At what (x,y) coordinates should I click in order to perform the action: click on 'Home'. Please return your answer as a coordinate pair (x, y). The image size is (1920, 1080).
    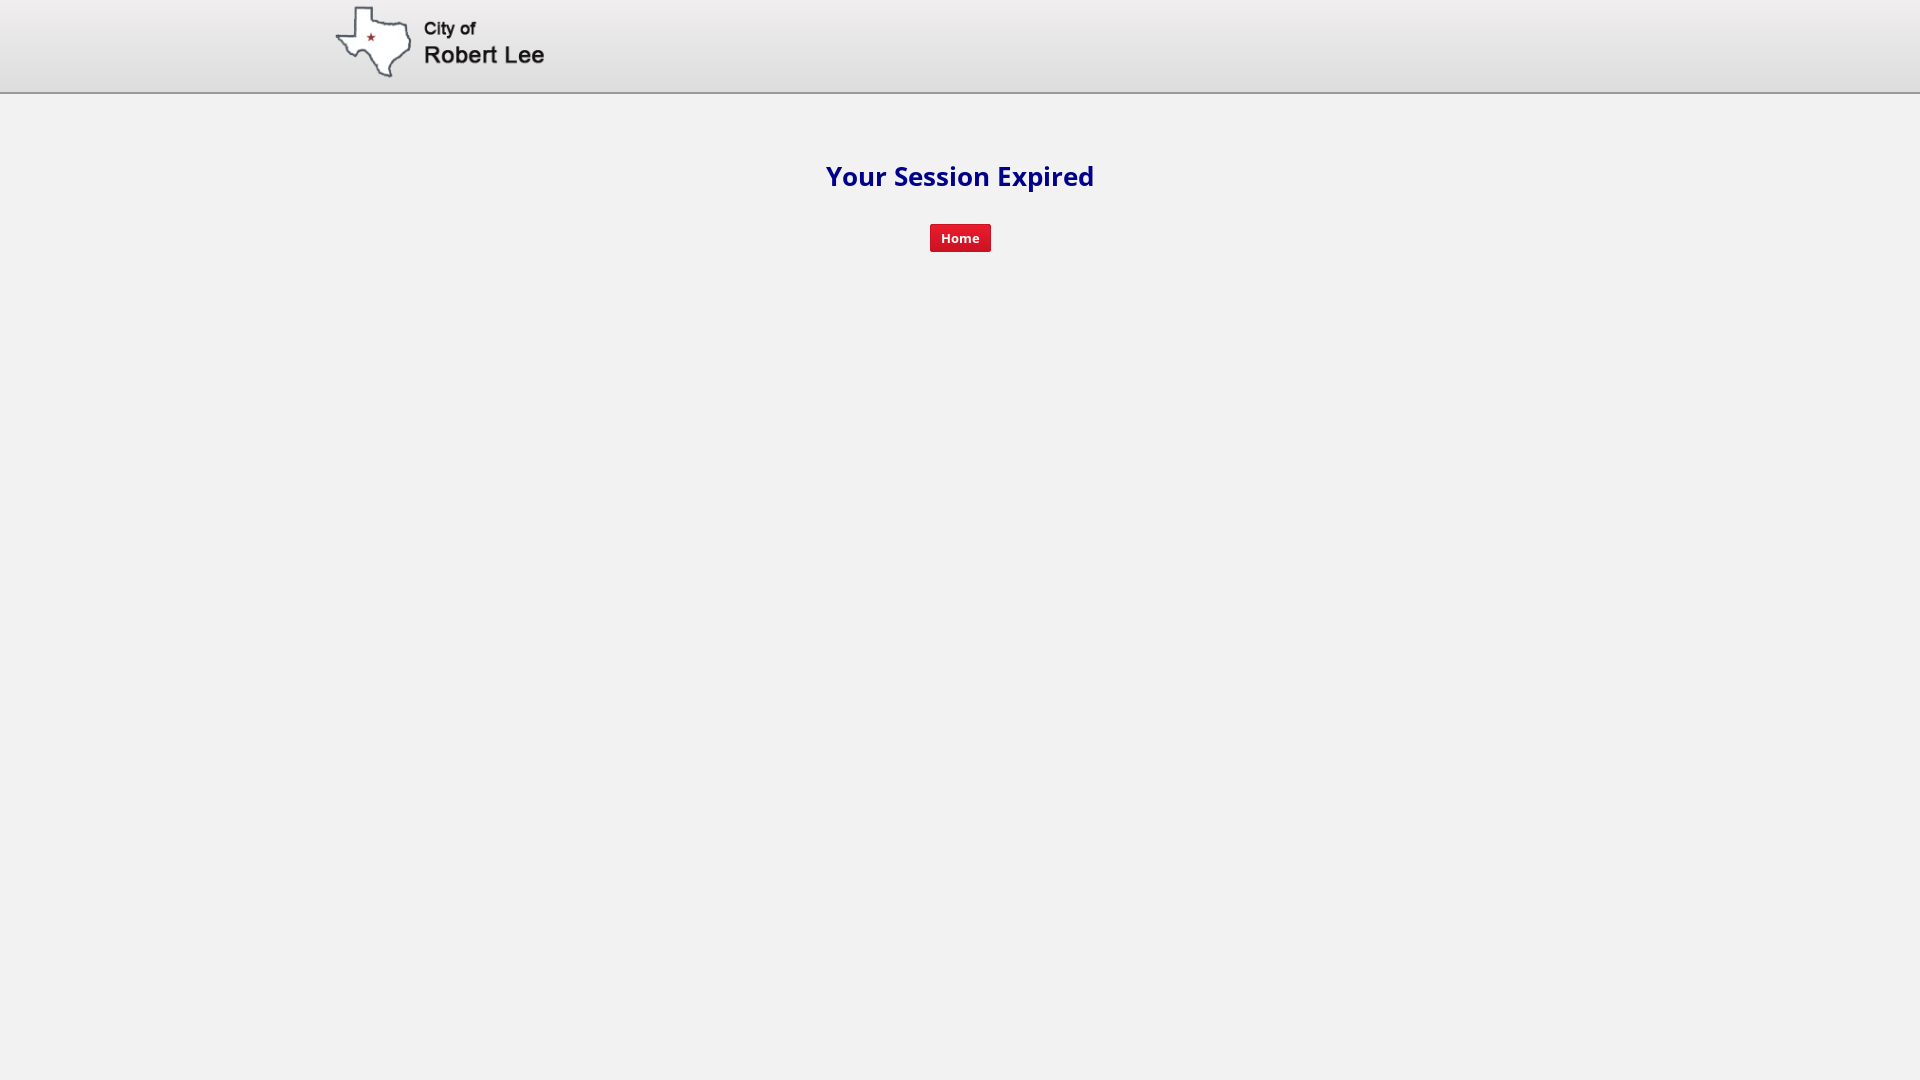
    Looking at the image, I should click on (960, 237).